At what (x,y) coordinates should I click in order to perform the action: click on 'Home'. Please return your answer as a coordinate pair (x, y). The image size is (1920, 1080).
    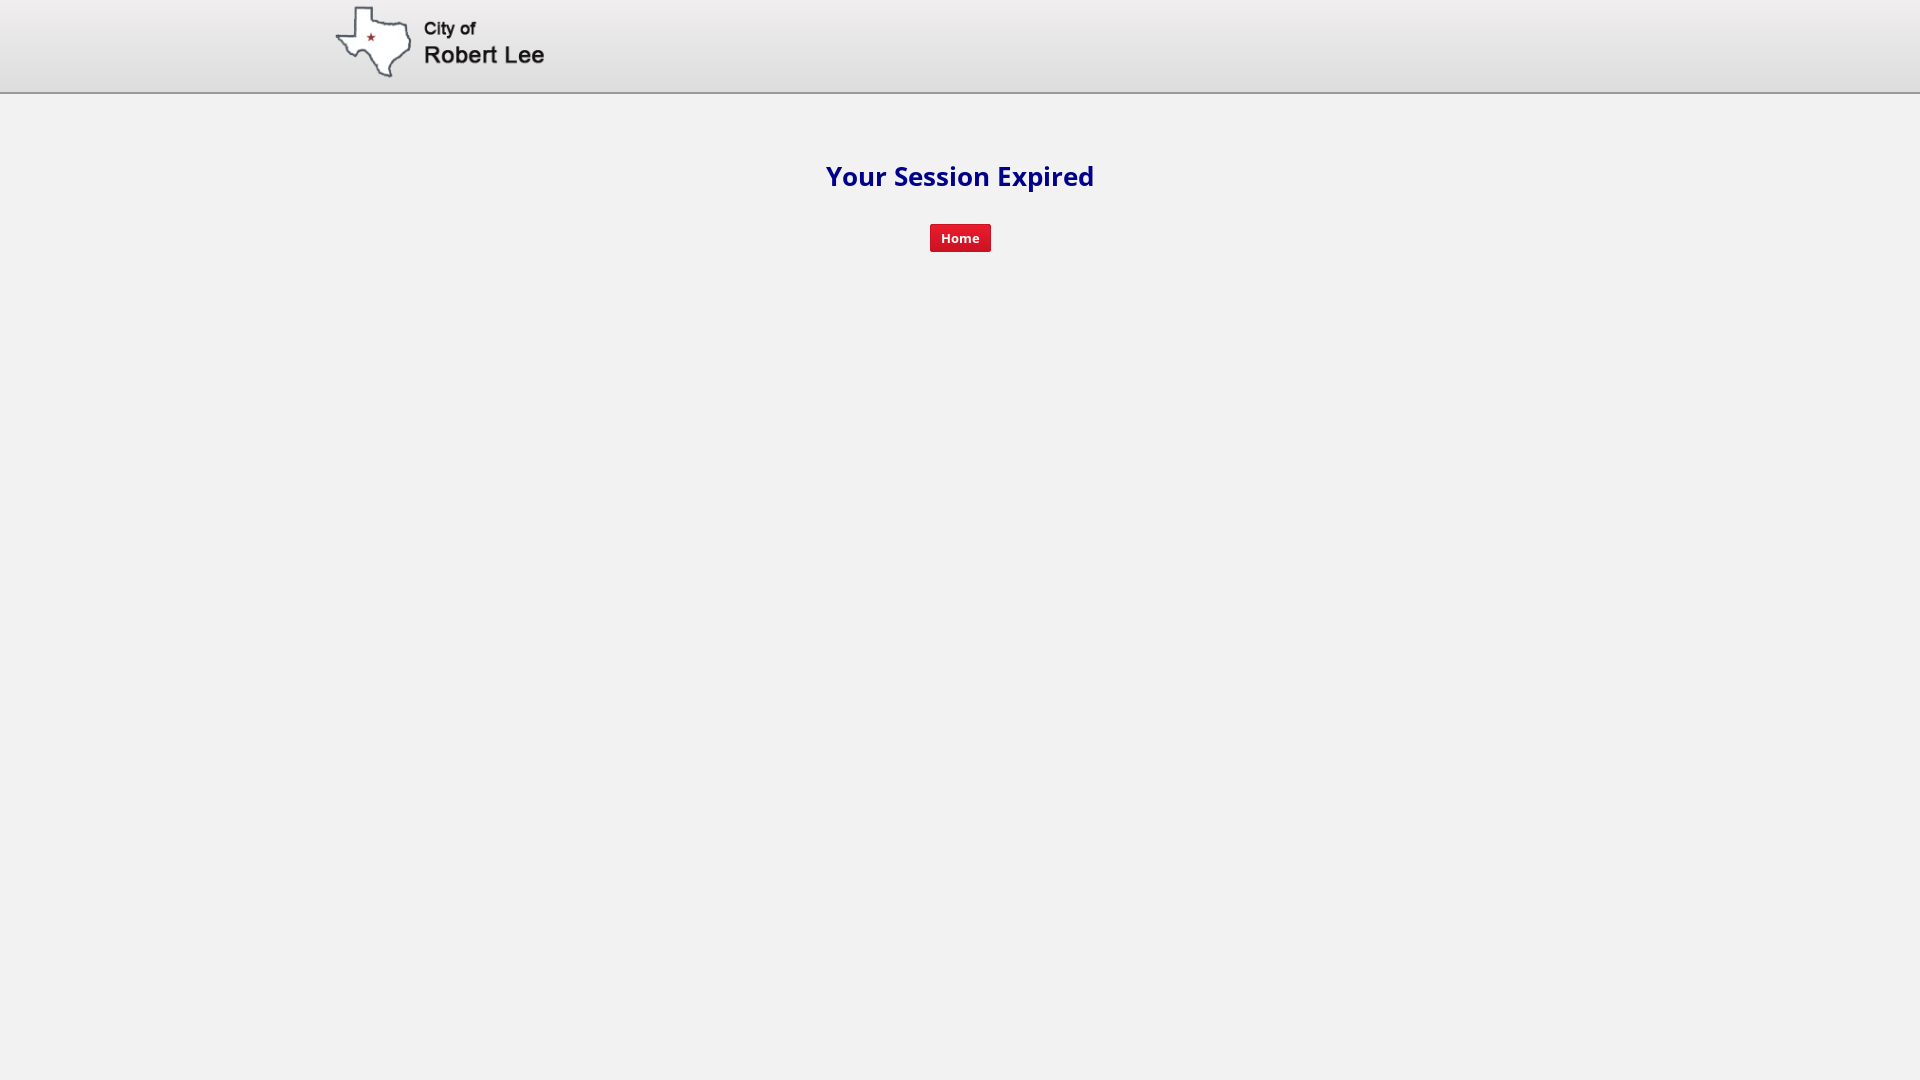
    Looking at the image, I should click on (960, 237).